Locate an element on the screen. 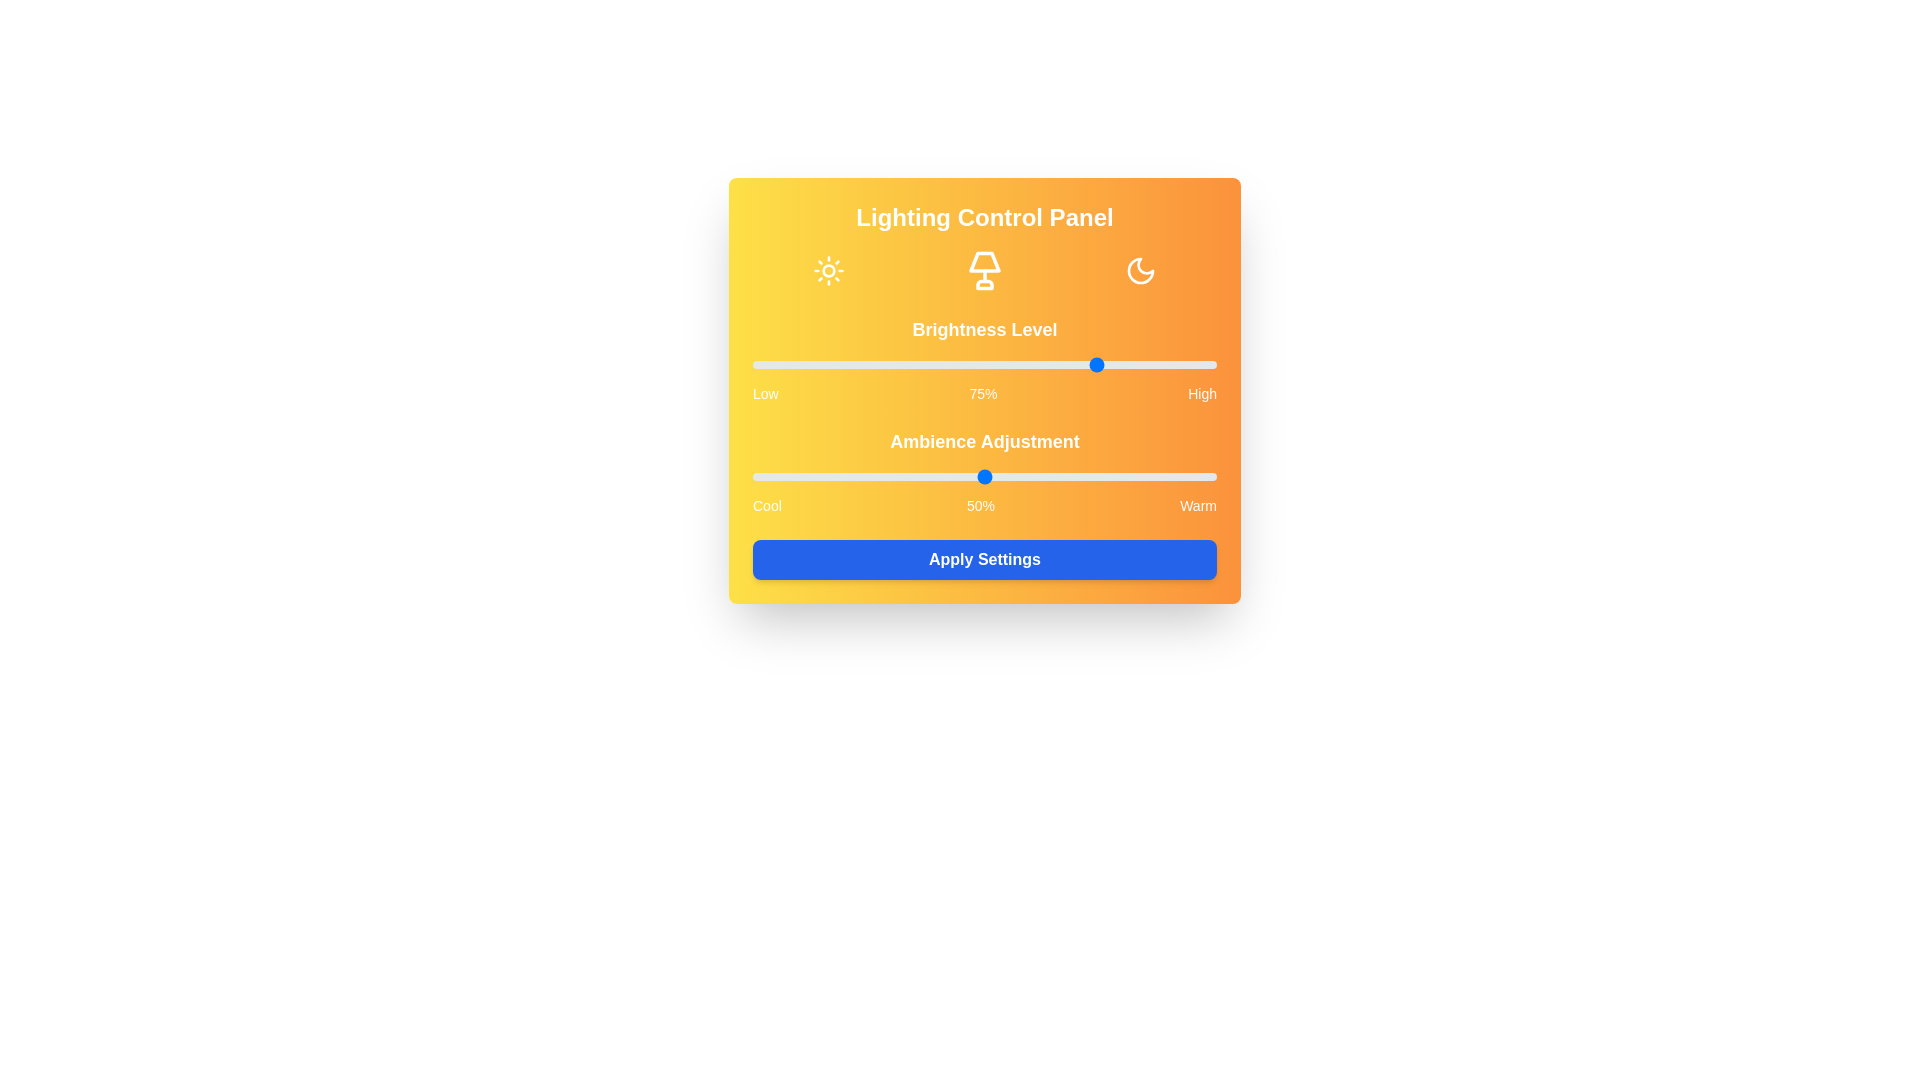  the brightness slider to set the brightness level to 94% is located at coordinates (1189, 365).